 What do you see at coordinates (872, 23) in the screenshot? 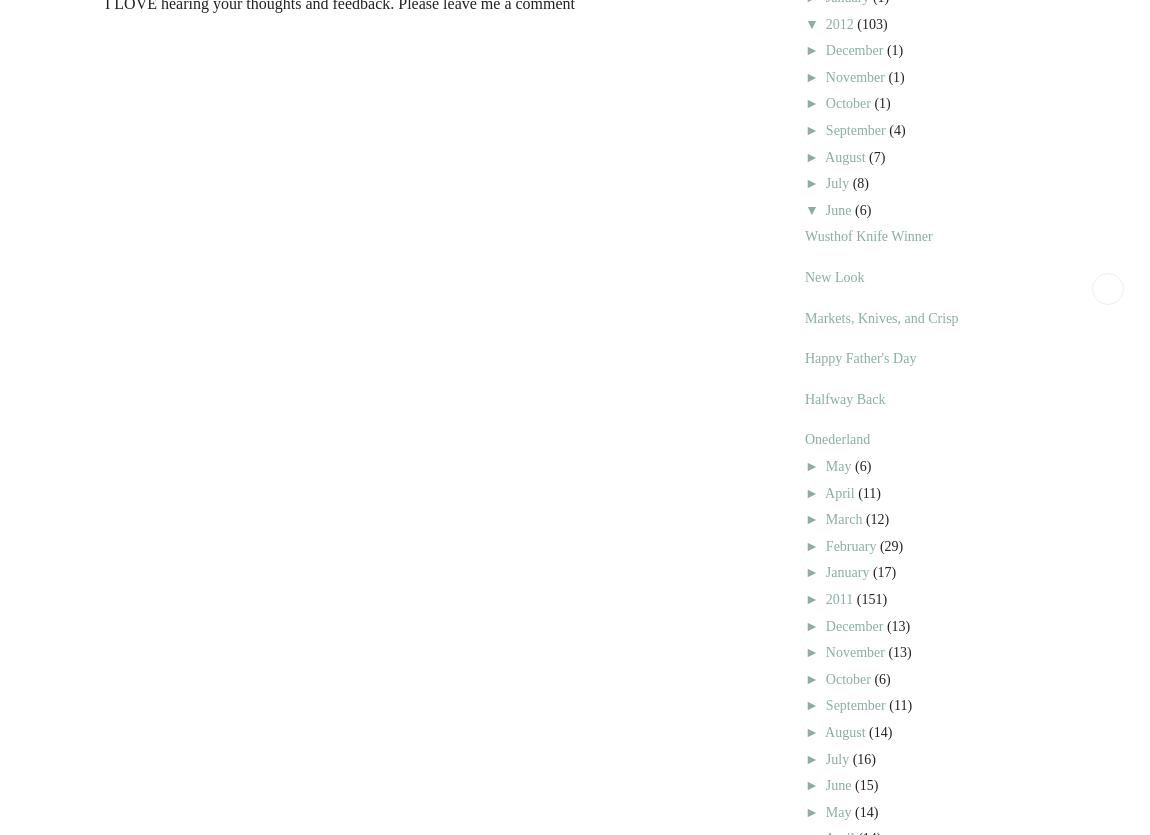
I see `'(103)'` at bounding box center [872, 23].